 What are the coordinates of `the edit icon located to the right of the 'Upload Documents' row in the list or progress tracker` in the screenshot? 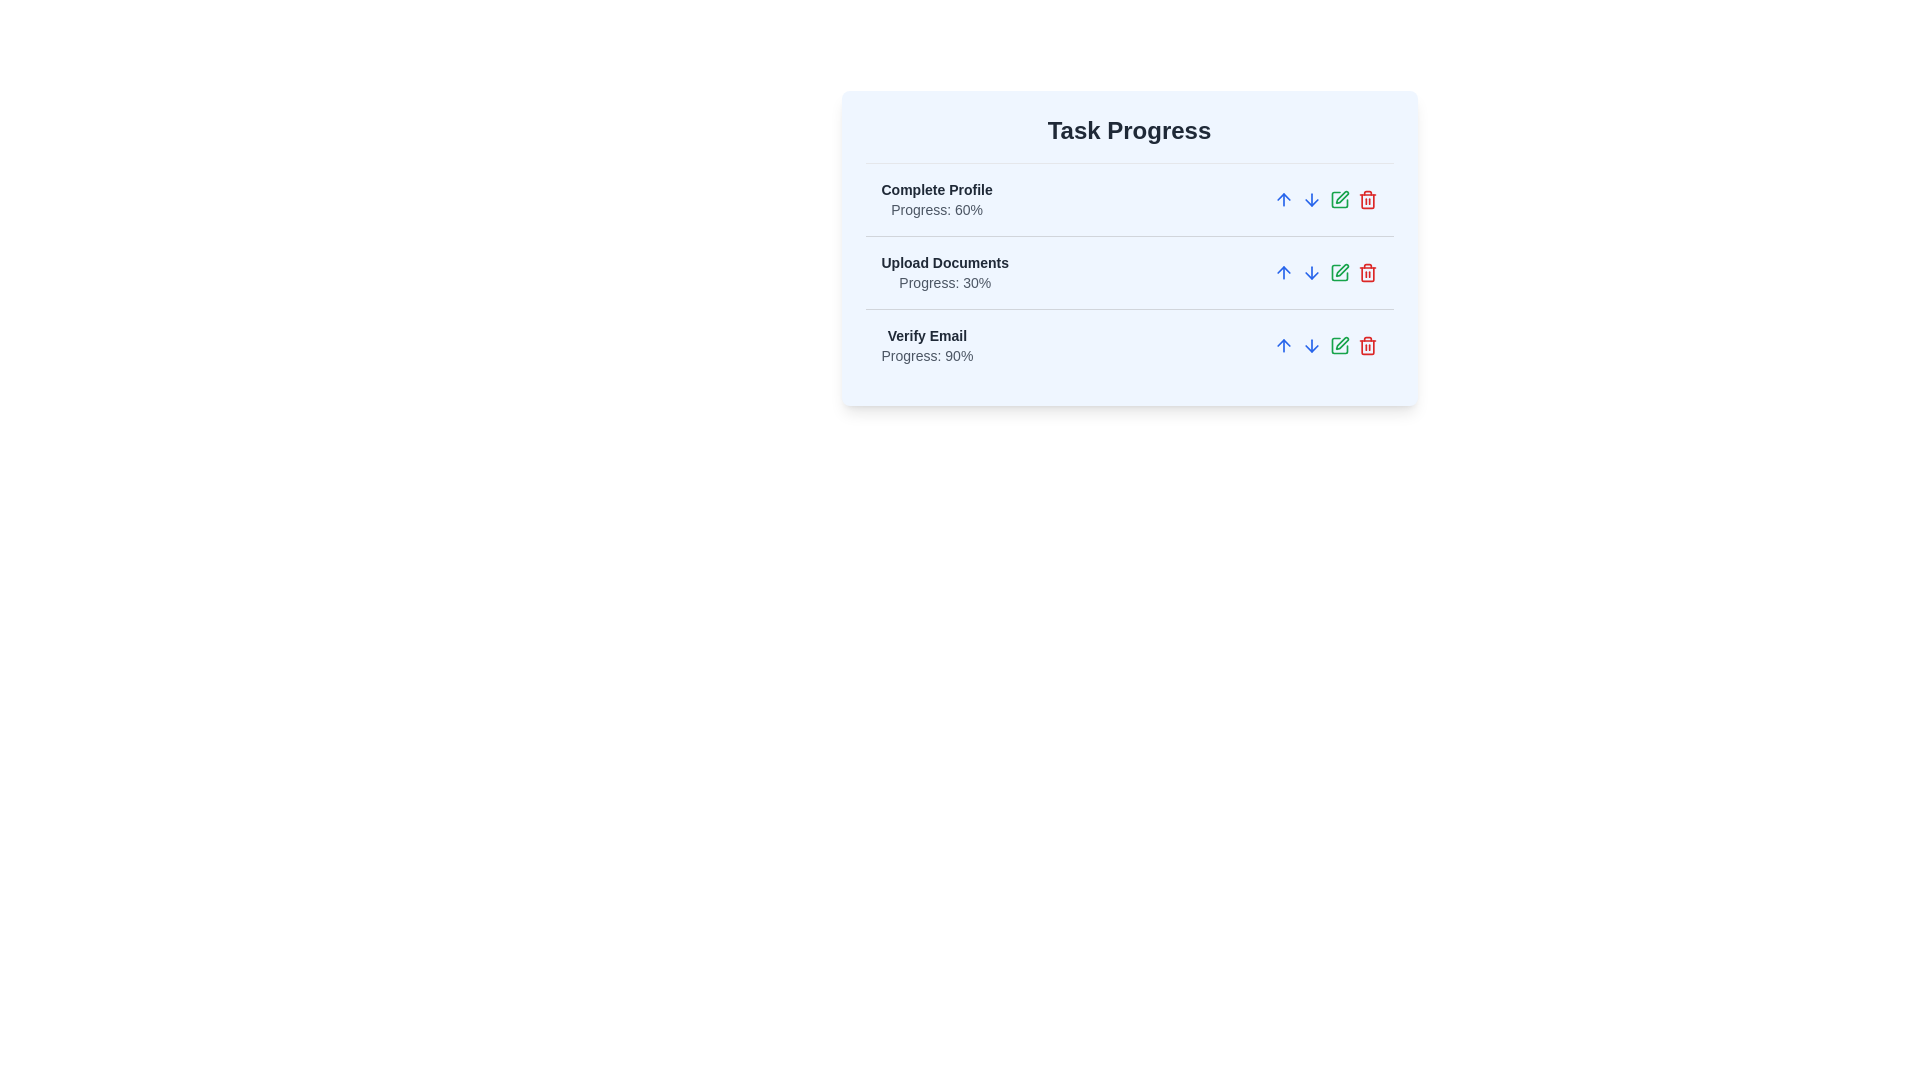 It's located at (1342, 197).